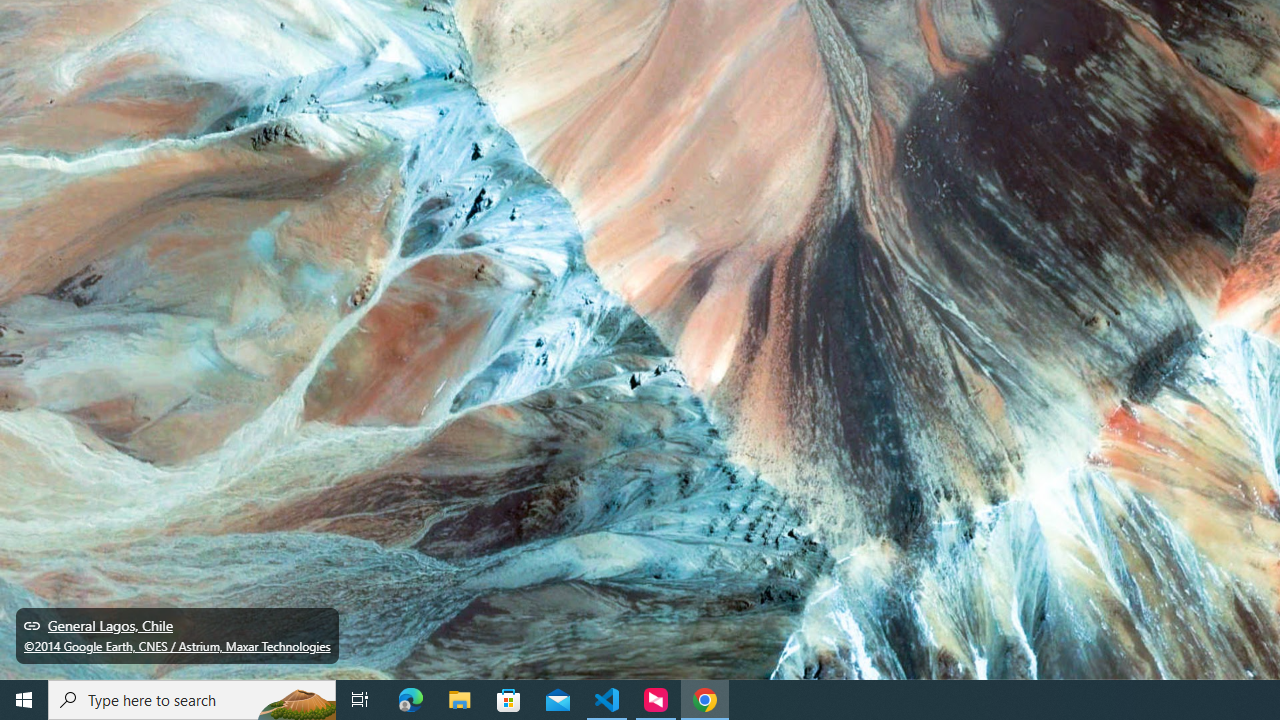 The height and width of the screenshot is (720, 1280). Describe the element at coordinates (294, 698) in the screenshot. I see `'Search highlights icon opens search home window'` at that location.